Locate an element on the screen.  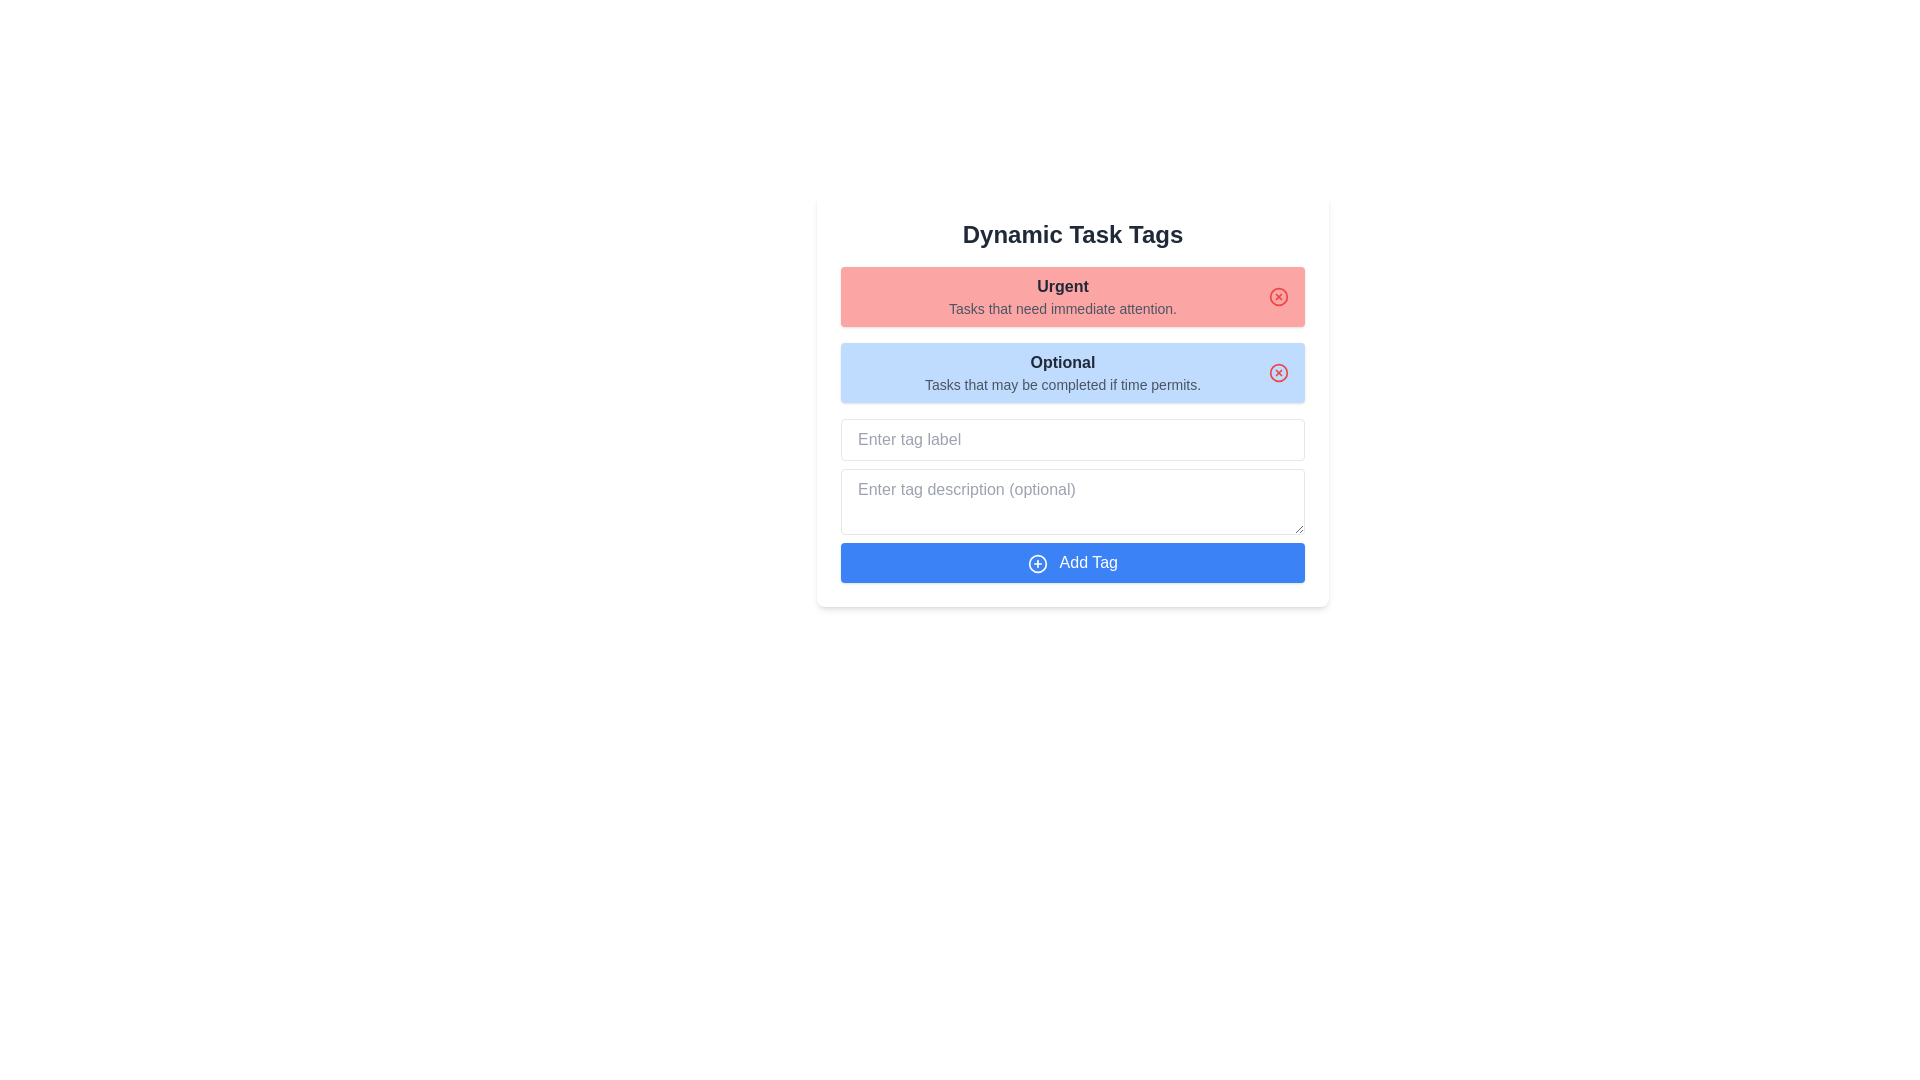
the text display component that shows 'Optional' and 'Tasks that may be completed if time permits', which is located in a rounded rectangle with a light blue background, positioned below the 'Urgent' tag is located at coordinates (1061, 373).